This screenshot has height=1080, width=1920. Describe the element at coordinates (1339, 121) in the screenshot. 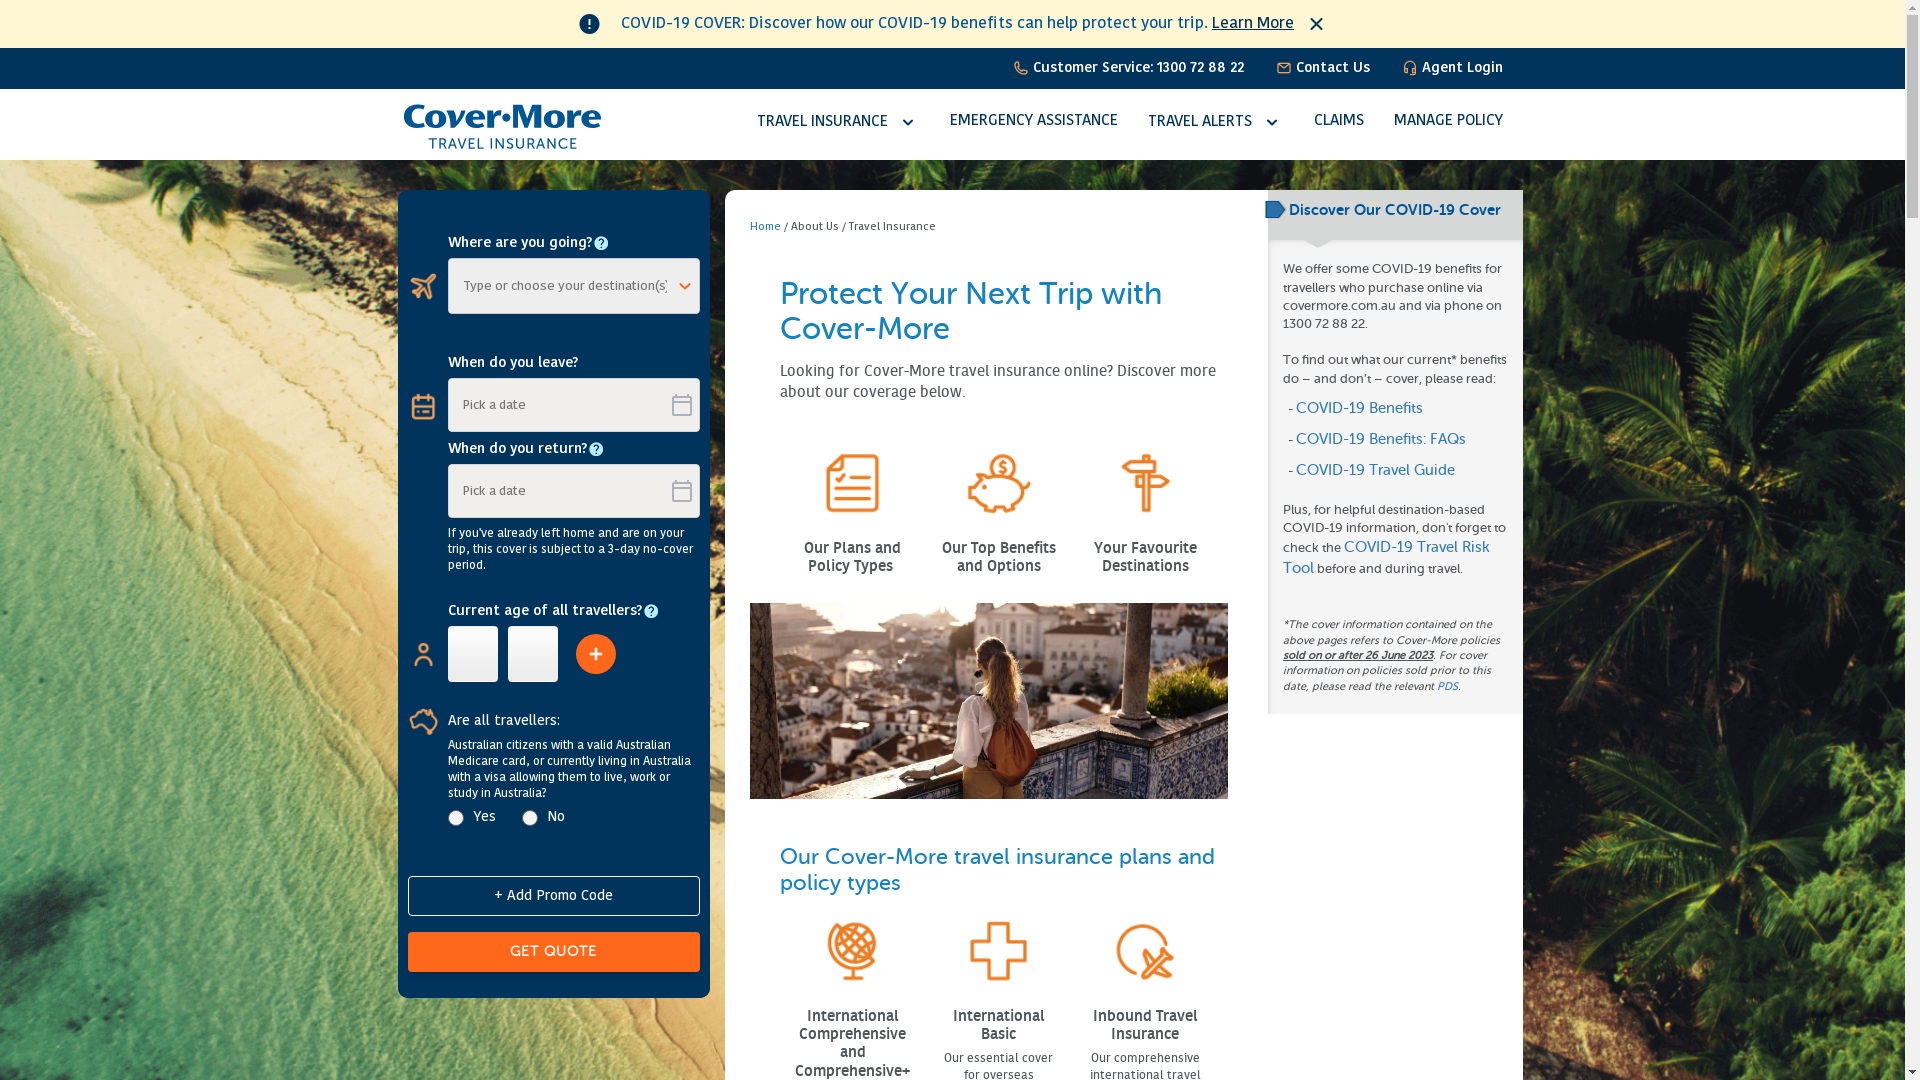

I see `'CLAIMS'` at that location.